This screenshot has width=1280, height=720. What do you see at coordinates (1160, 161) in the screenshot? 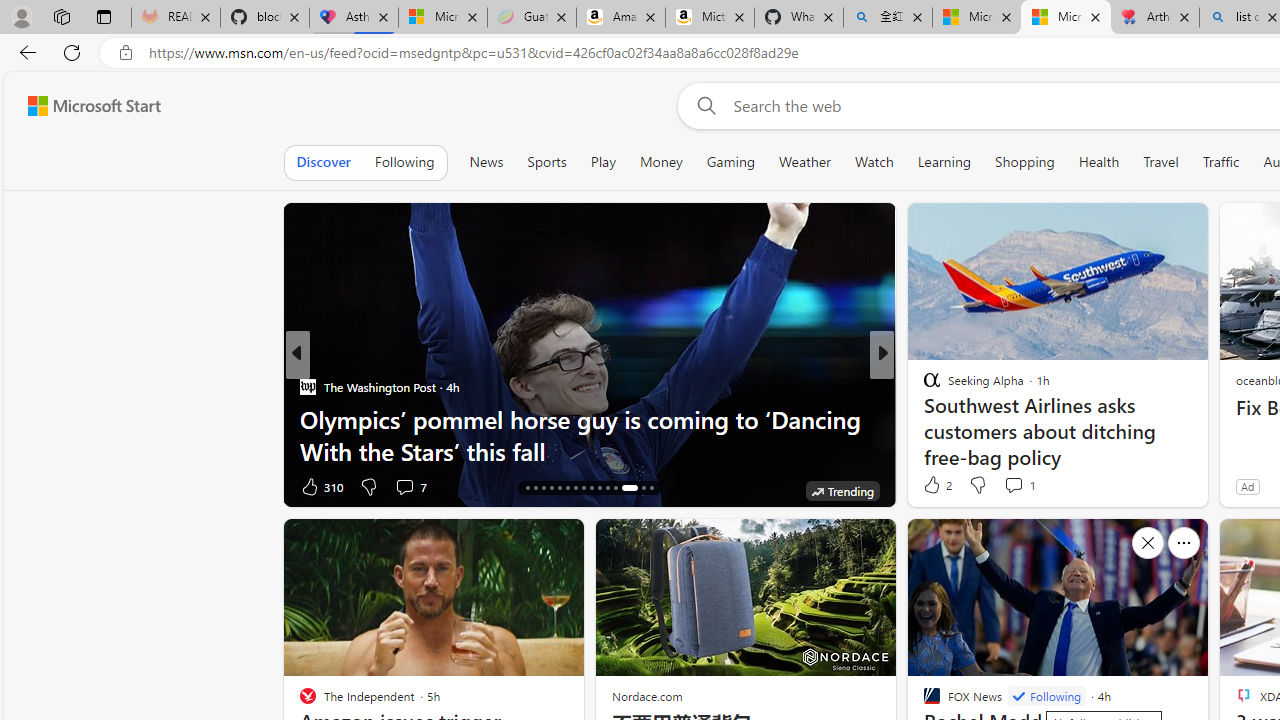
I see `'Travel'` at bounding box center [1160, 161].